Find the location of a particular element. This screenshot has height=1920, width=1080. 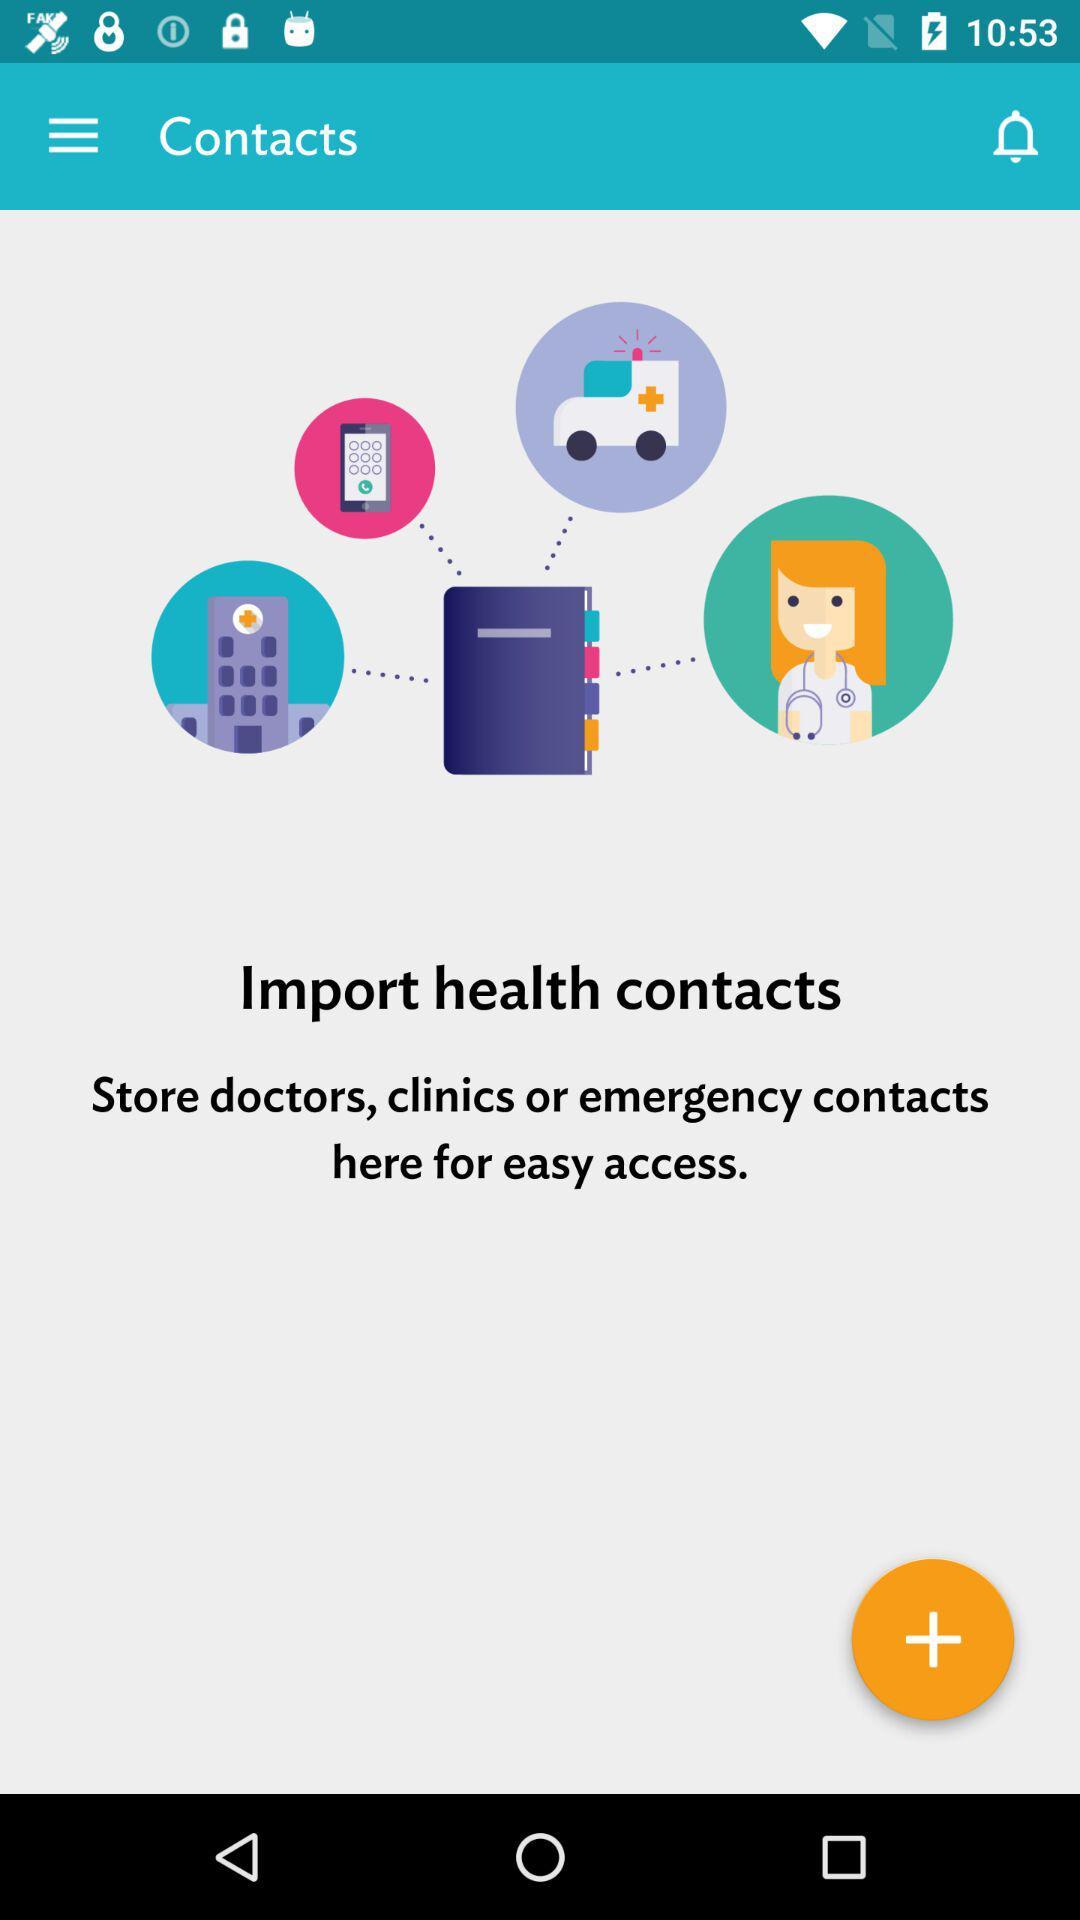

icon above import health contacts item is located at coordinates (540, 559).